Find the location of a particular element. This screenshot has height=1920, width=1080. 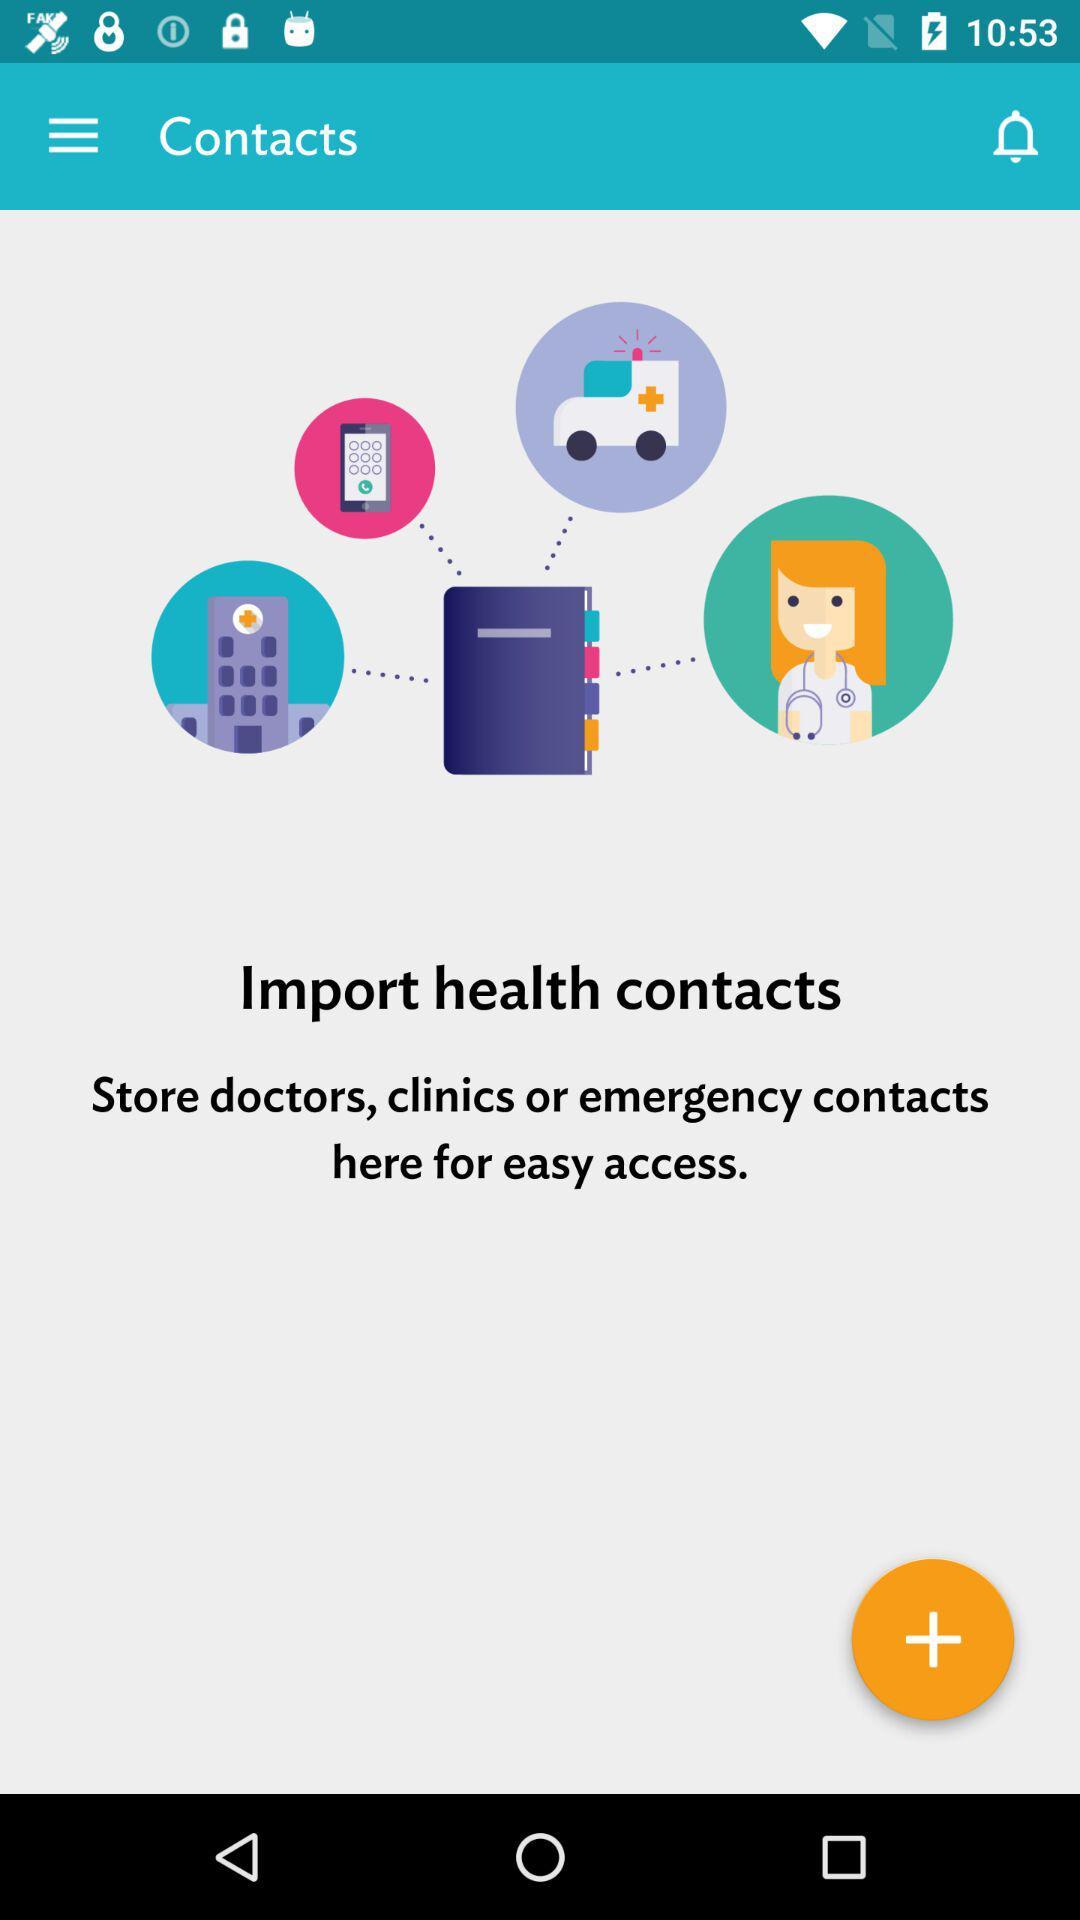

icon above import health contacts item is located at coordinates (540, 559).